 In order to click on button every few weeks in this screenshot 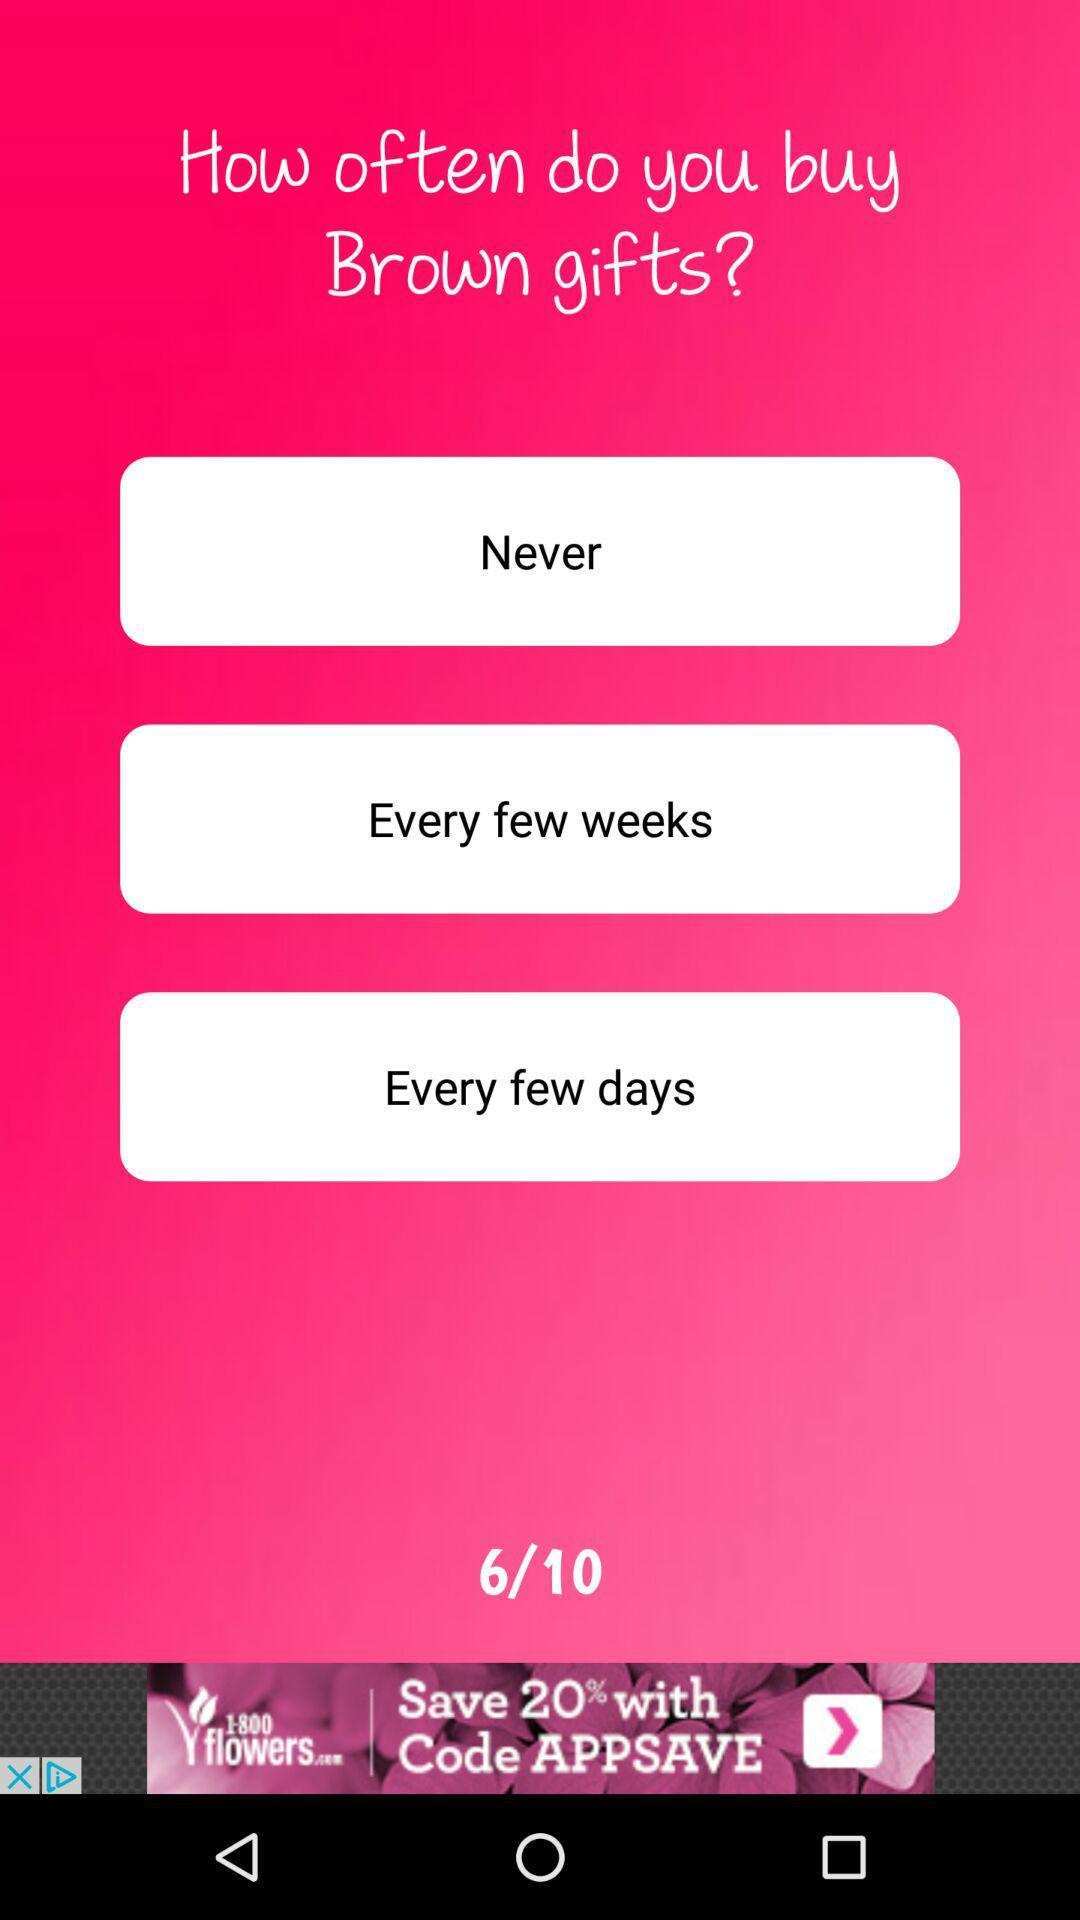, I will do `click(540, 819)`.